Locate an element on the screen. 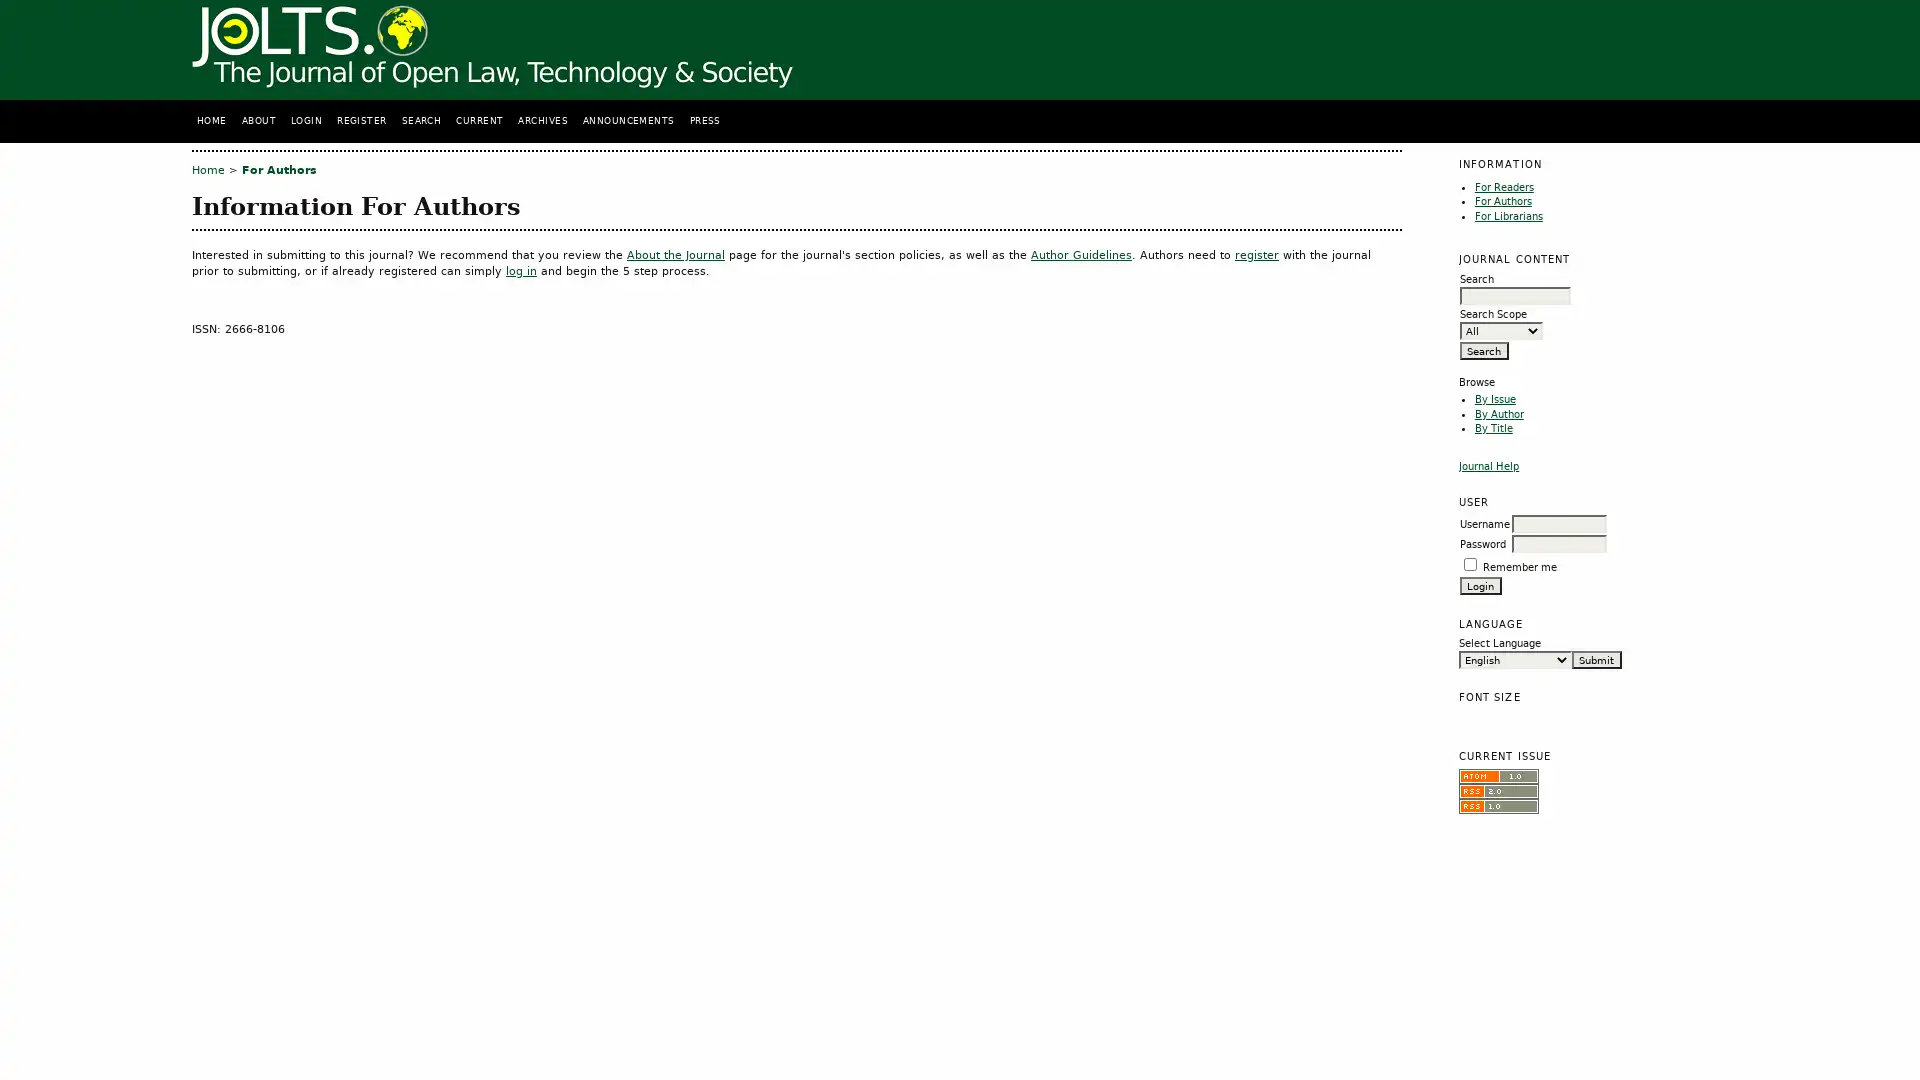 The height and width of the screenshot is (1080, 1920). Search is located at coordinates (1483, 349).